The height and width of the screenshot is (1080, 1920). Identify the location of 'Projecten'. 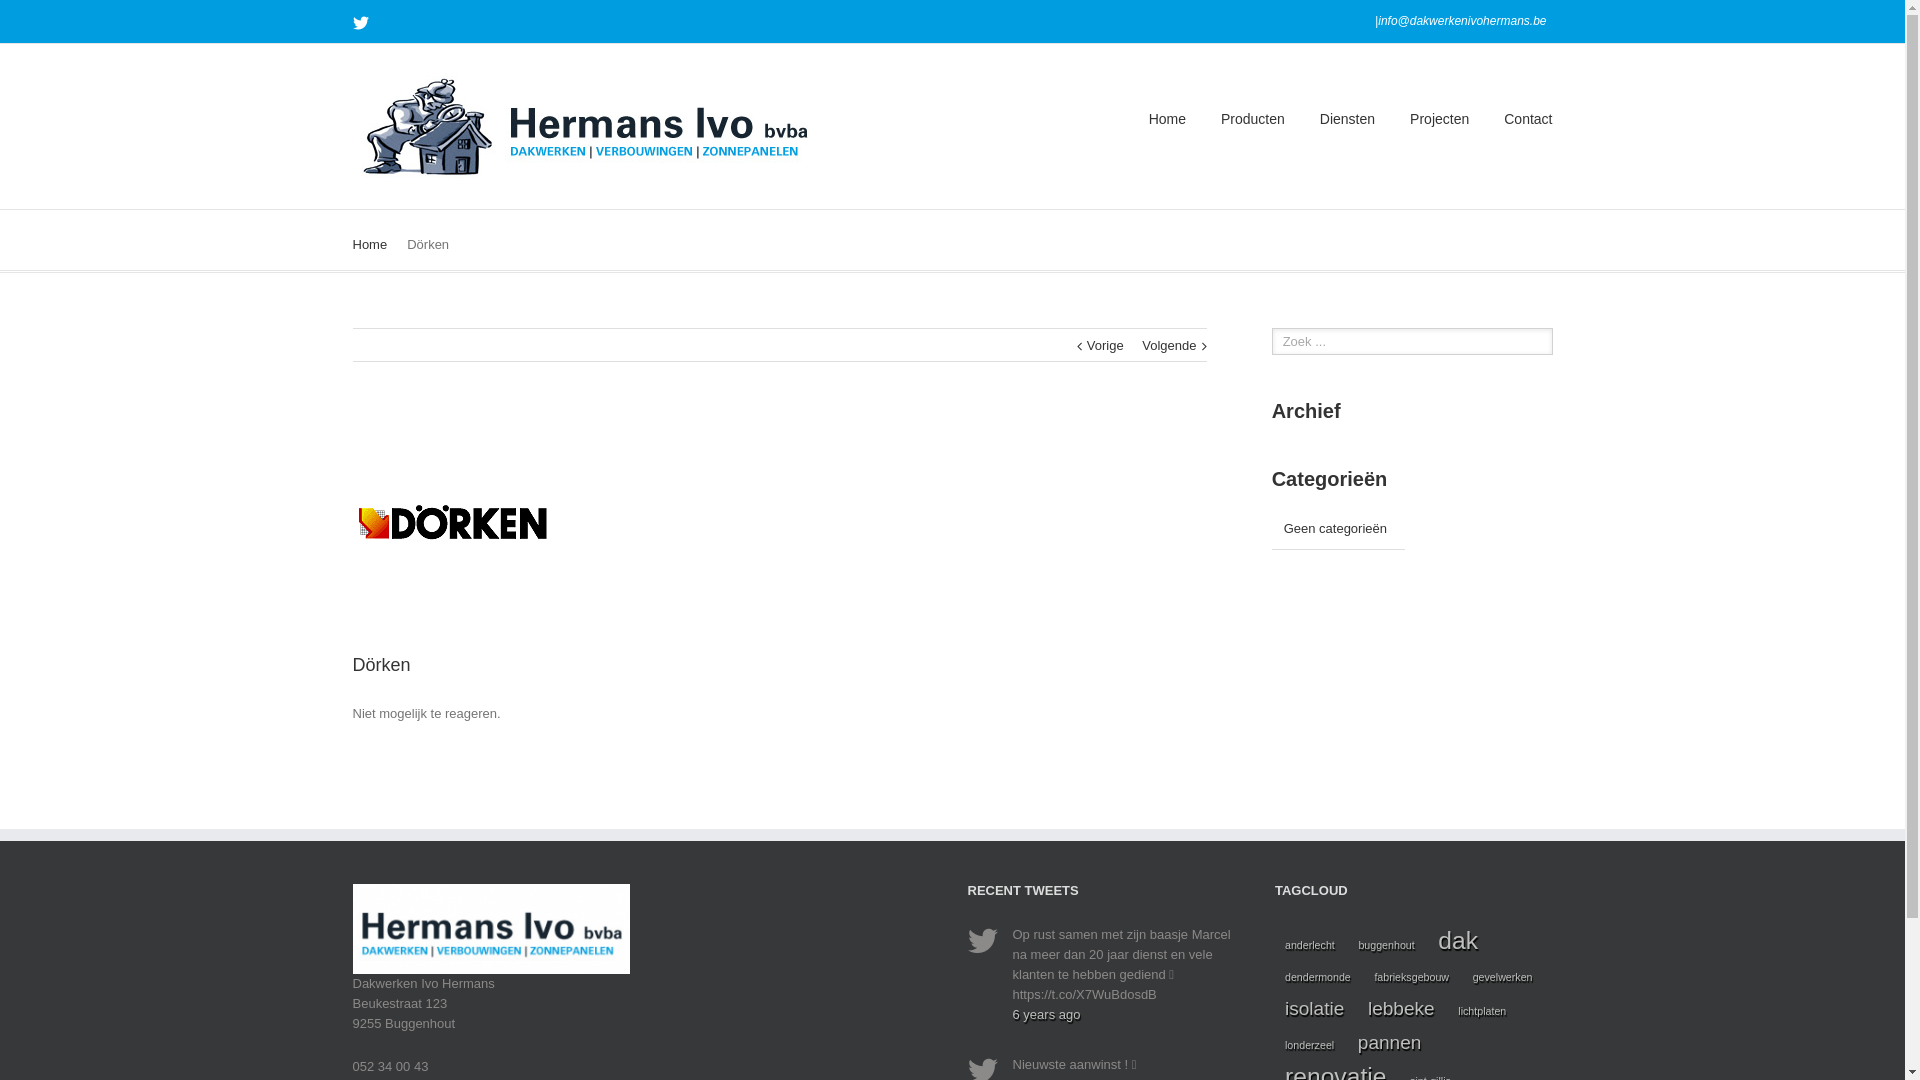
(1438, 118).